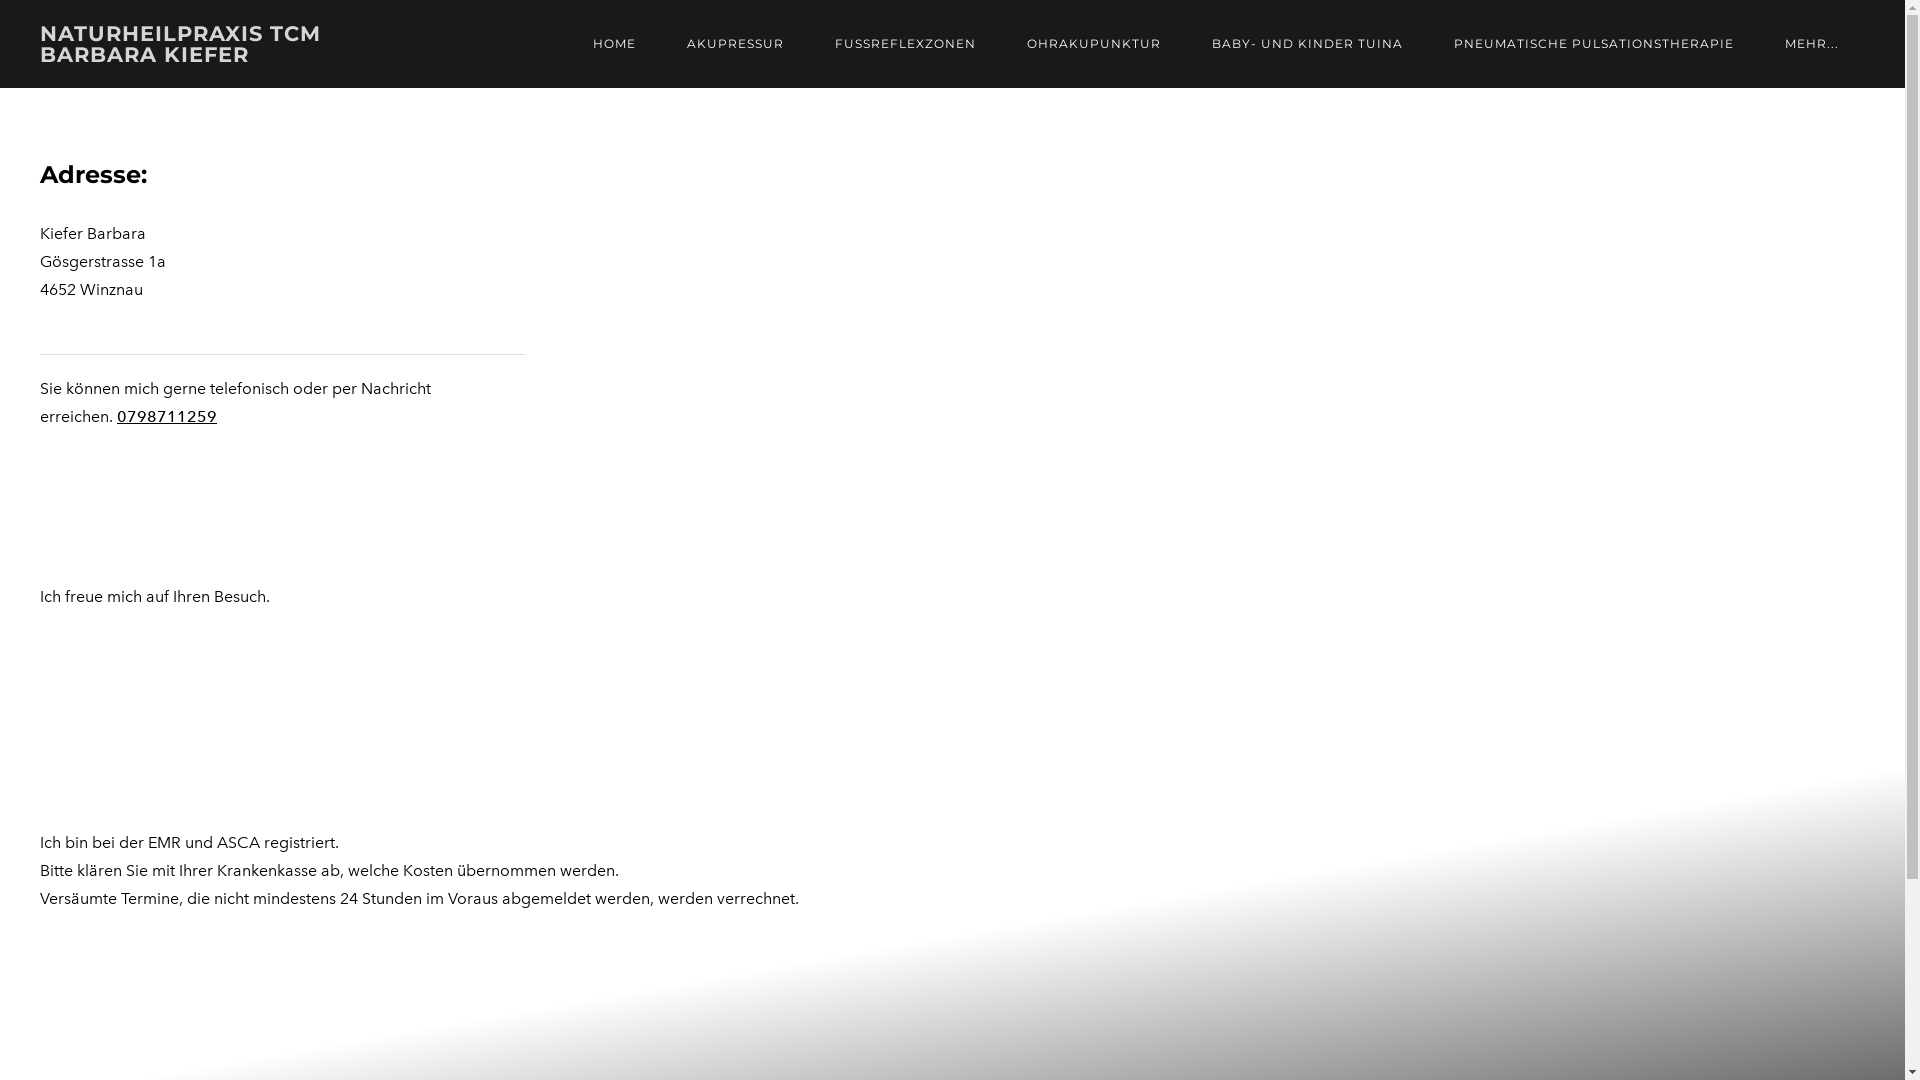  What do you see at coordinates (1592, 43) in the screenshot?
I see `'PNEUMATISCHE PULSATIONSTHERAPIE'` at bounding box center [1592, 43].